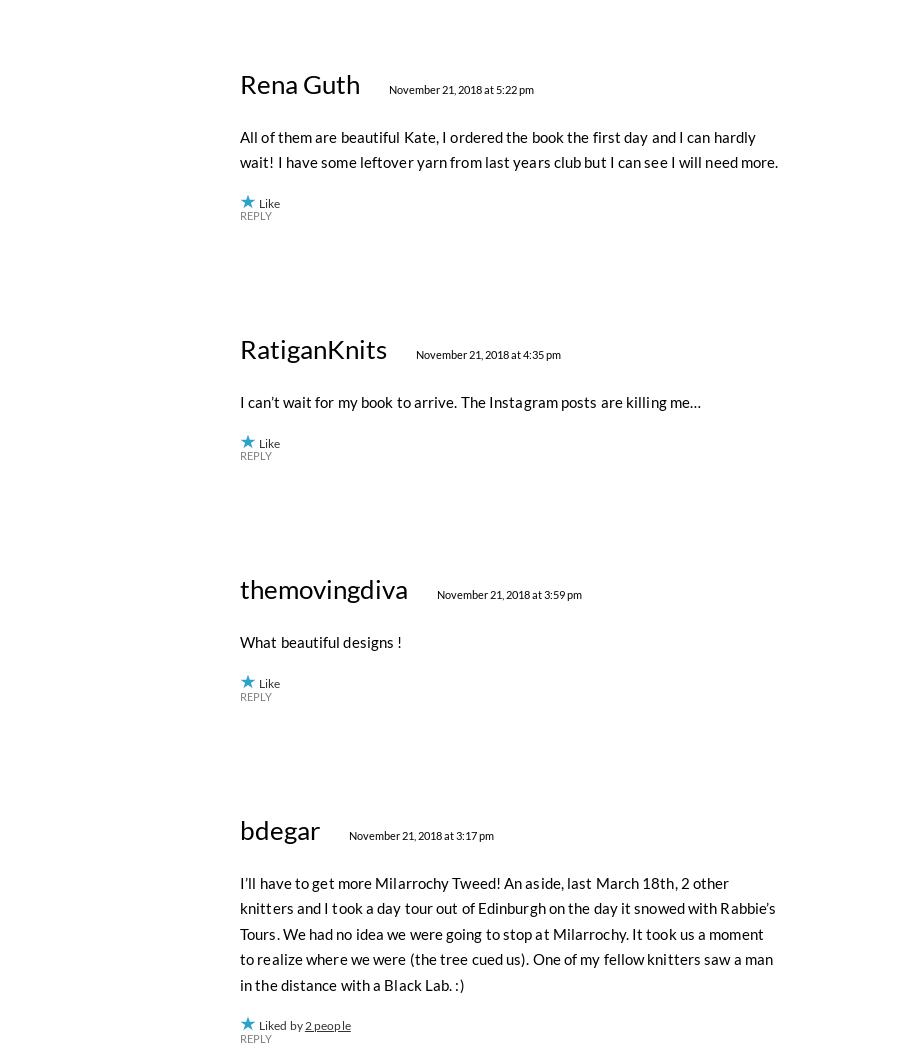 Image resolution: width=900 pixels, height=1049 pixels. What do you see at coordinates (395, 288) in the screenshot?
I see `'November 21, 2018 at 7:42 pm'` at bounding box center [395, 288].